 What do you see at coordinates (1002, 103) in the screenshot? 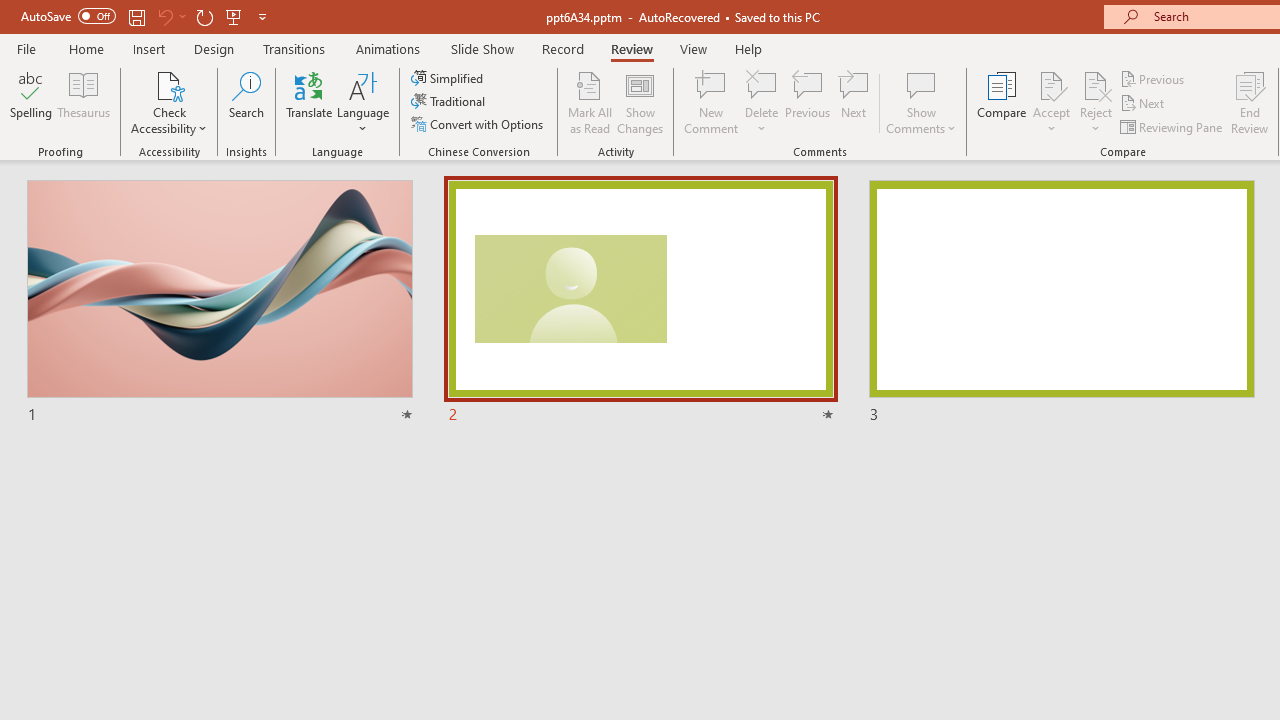
I see `'Compare'` at bounding box center [1002, 103].